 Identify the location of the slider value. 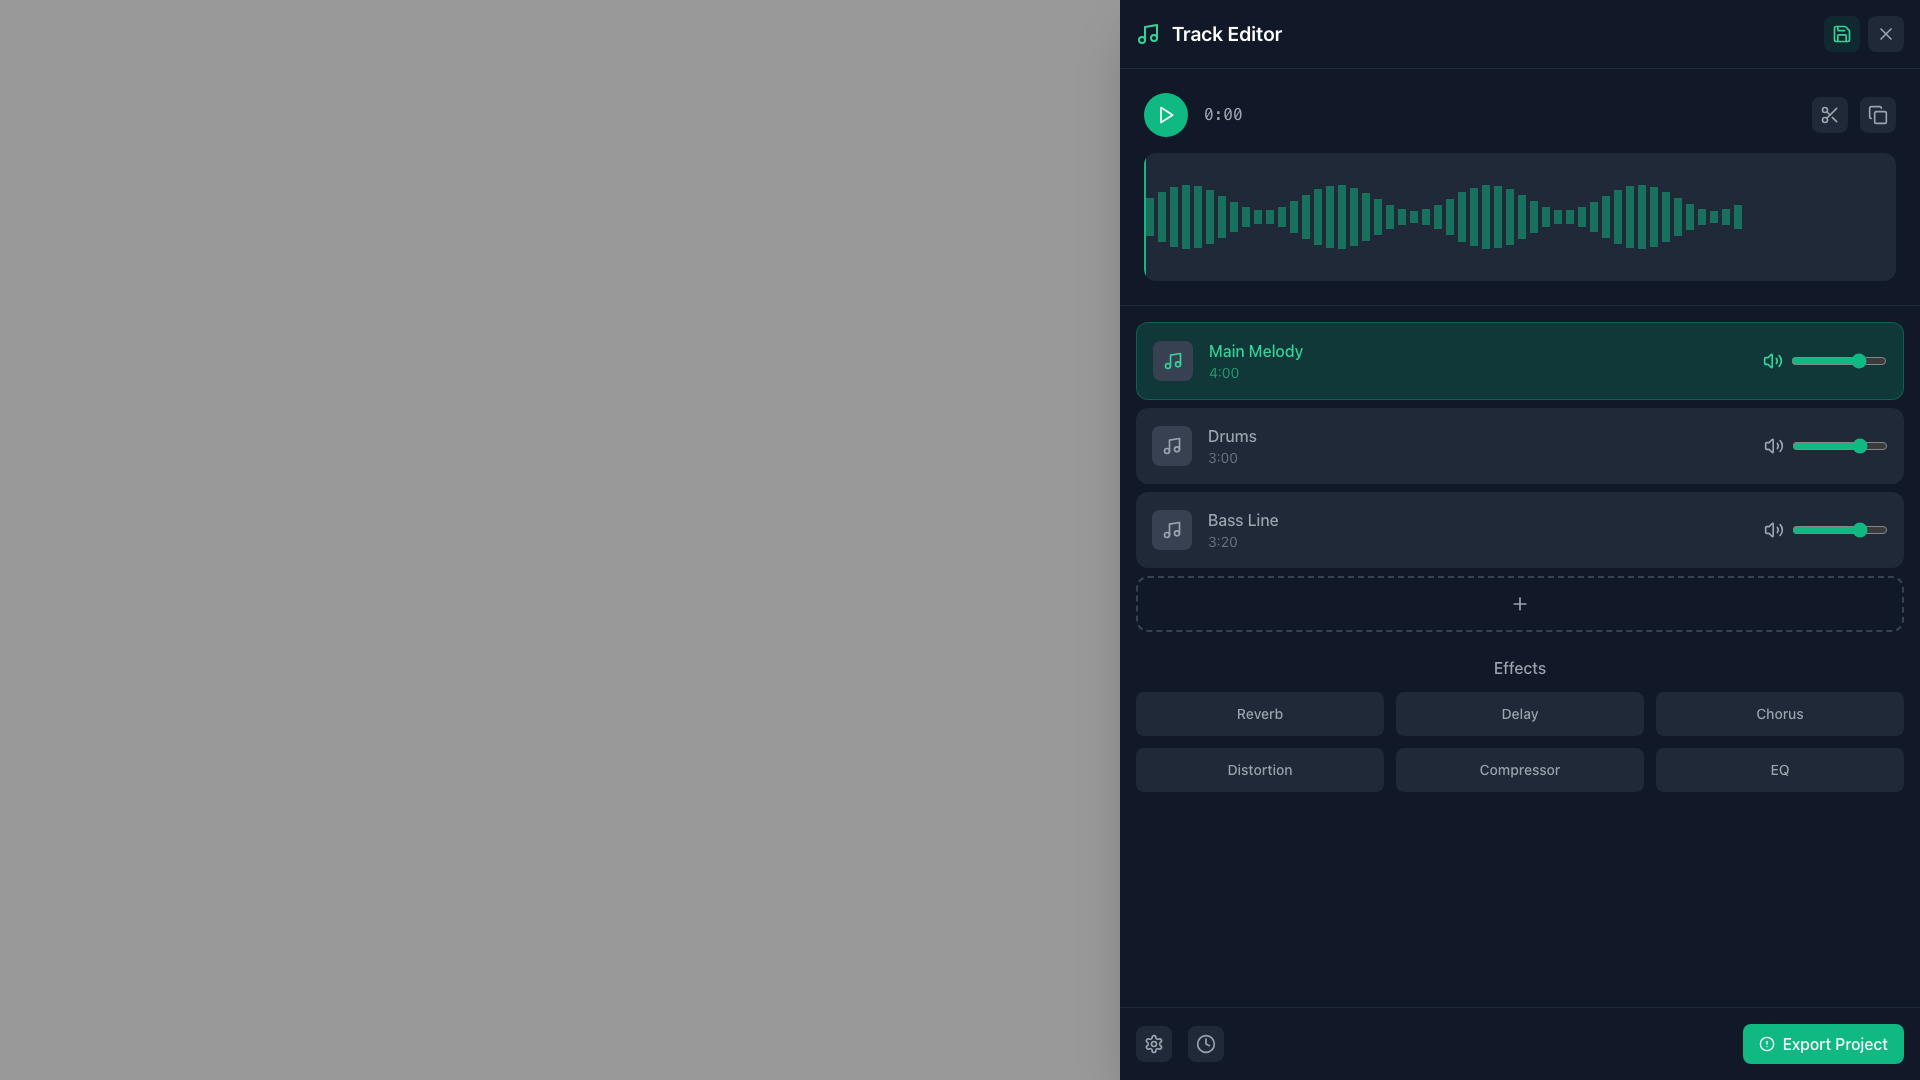
(1842, 361).